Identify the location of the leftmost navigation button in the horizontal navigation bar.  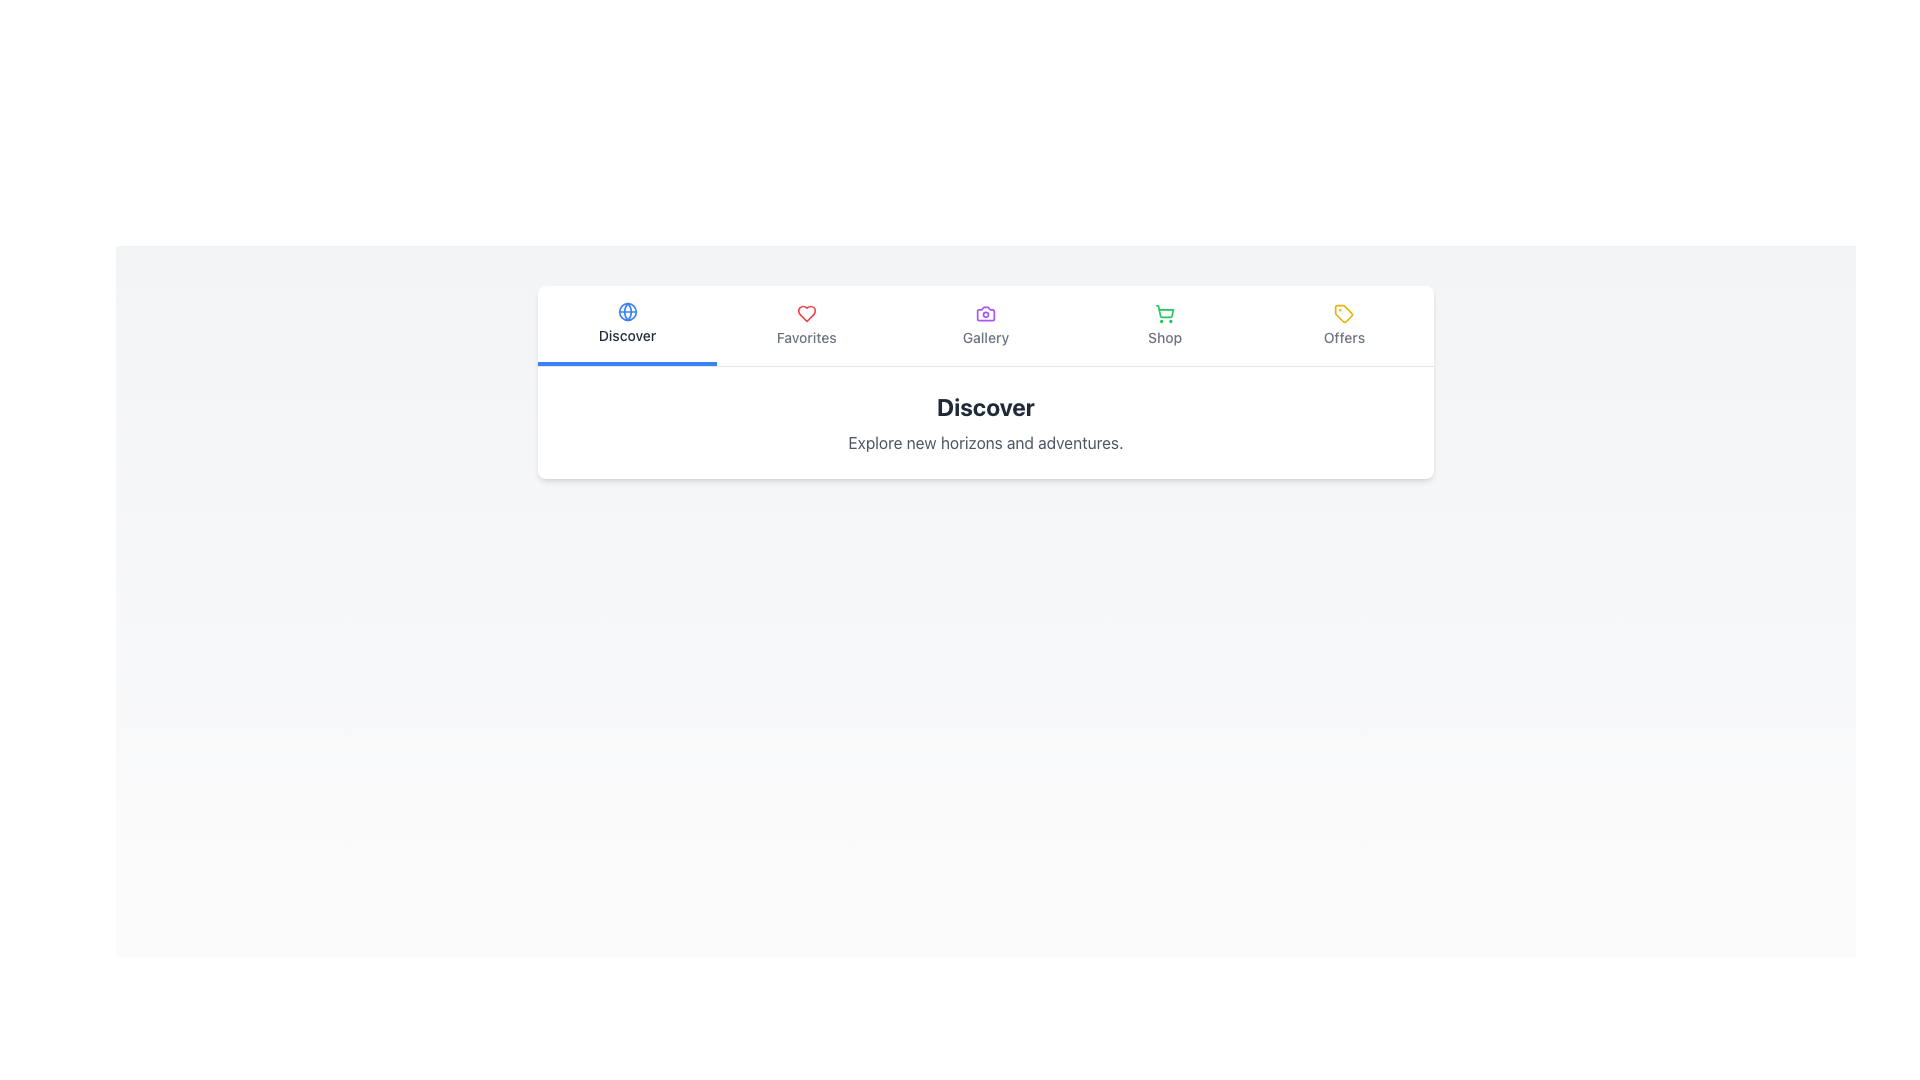
(626, 325).